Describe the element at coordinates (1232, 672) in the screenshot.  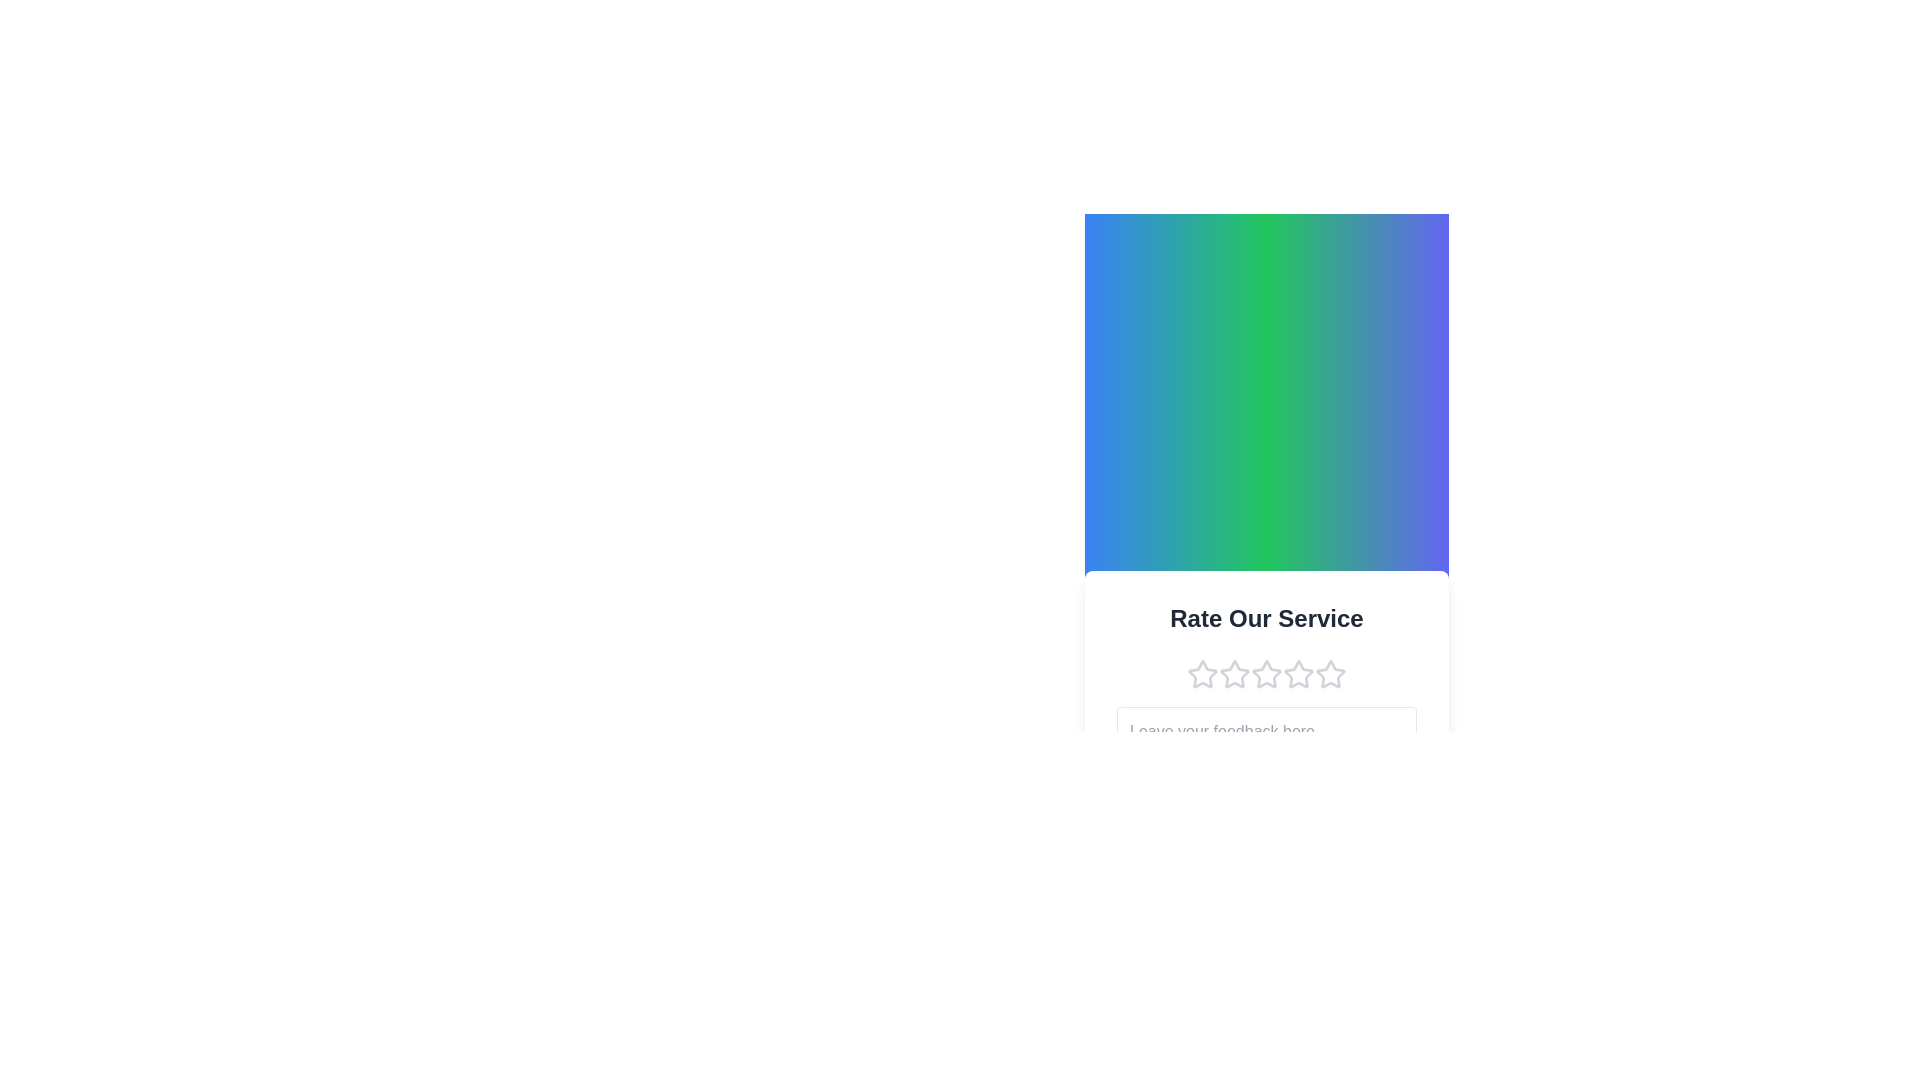
I see `the second star in the rating component located below the 'Rate Our Service' text to register a two-star rating` at that location.